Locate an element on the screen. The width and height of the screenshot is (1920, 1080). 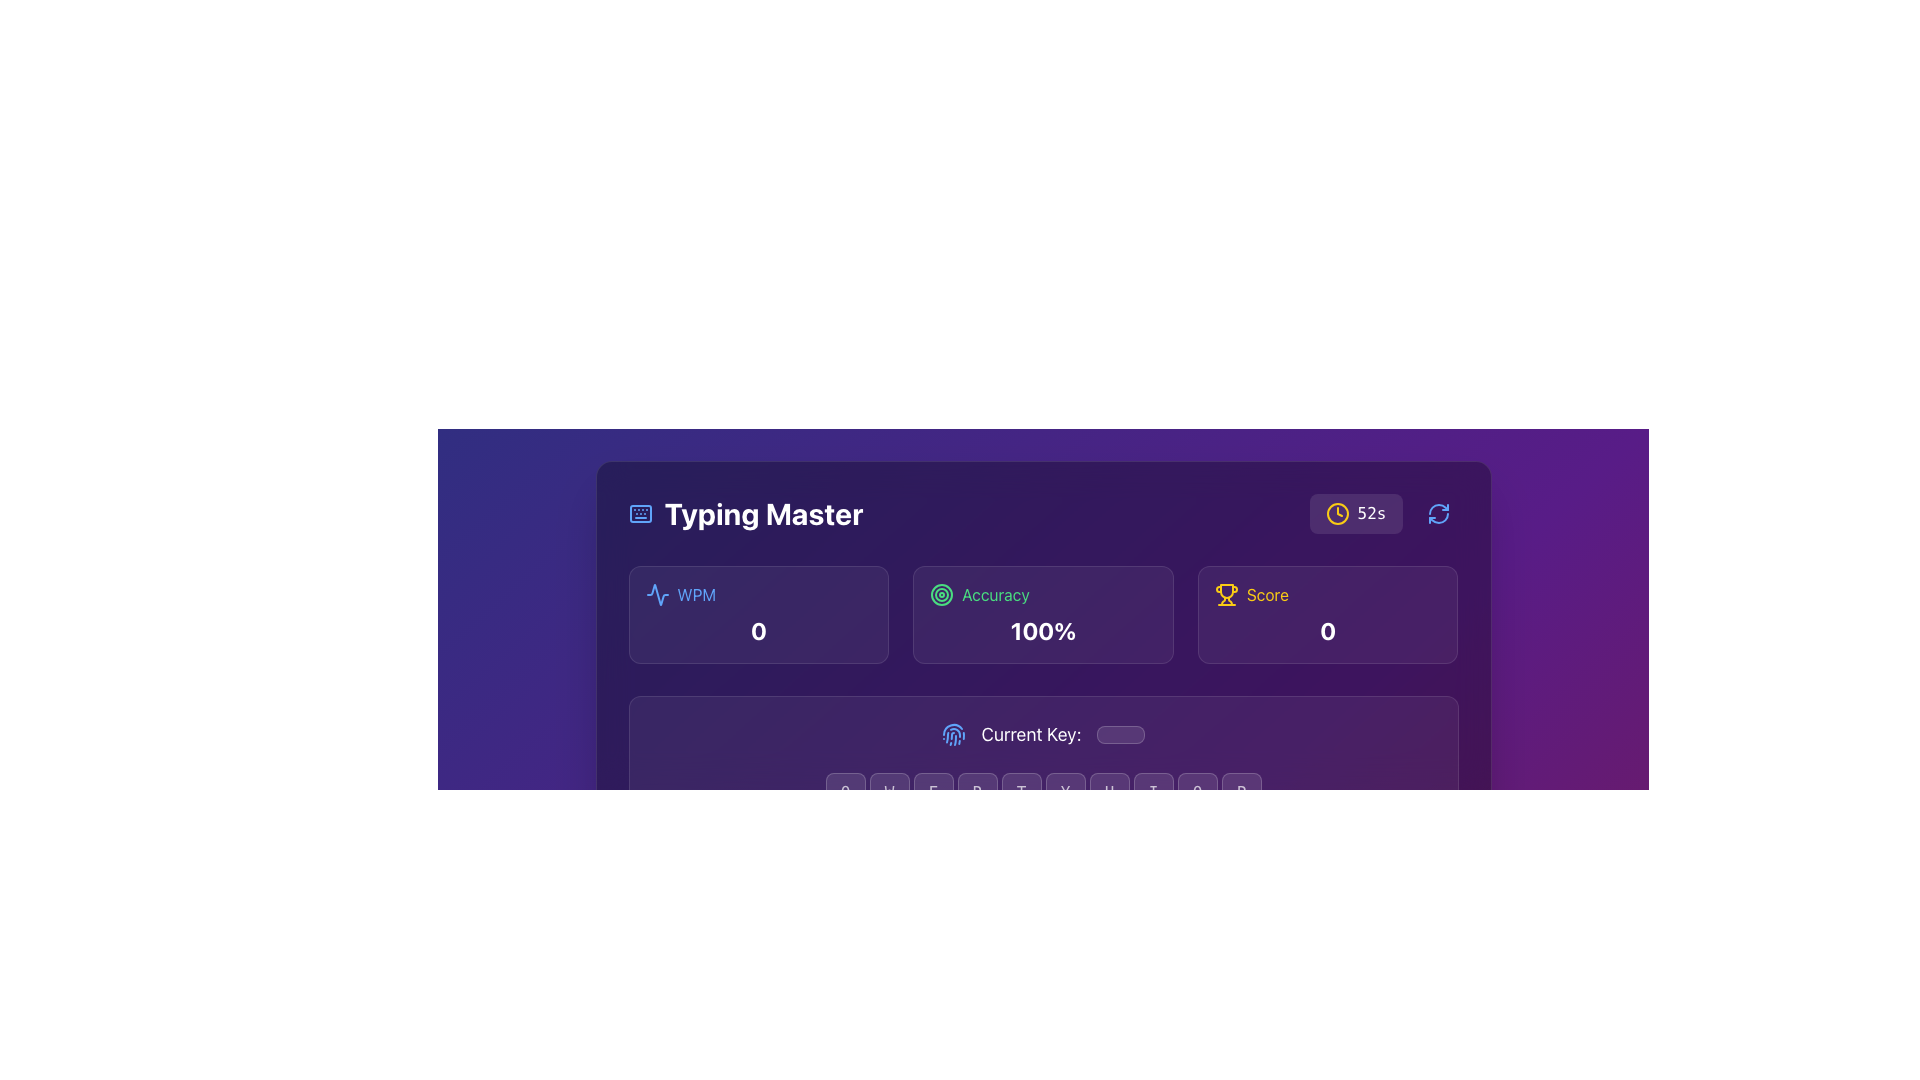
the rounded rectangular button with a capital letter 'Q' in the center, located in the row of buttons beneath the 'Current Key:' section is located at coordinates (845, 792).